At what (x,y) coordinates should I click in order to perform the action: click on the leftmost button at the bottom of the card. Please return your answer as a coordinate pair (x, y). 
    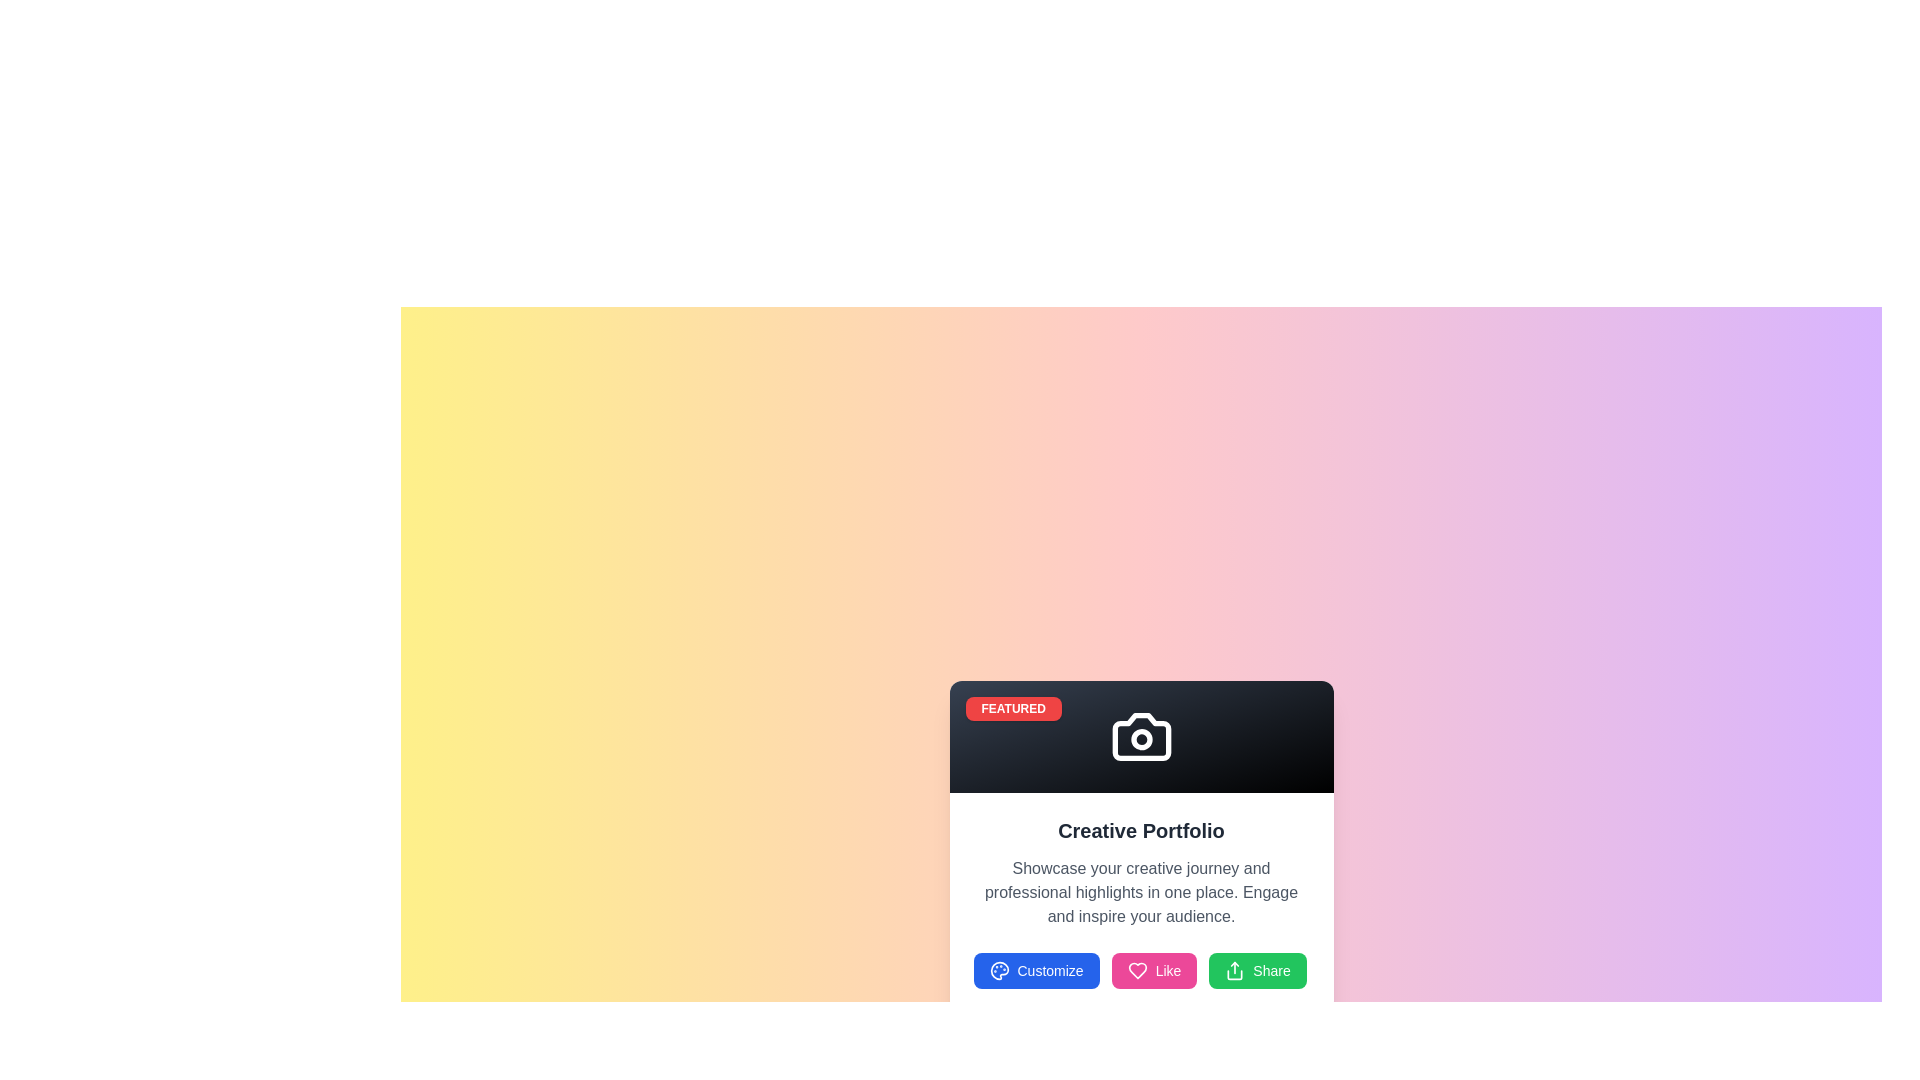
    Looking at the image, I should click on (1036, 970).